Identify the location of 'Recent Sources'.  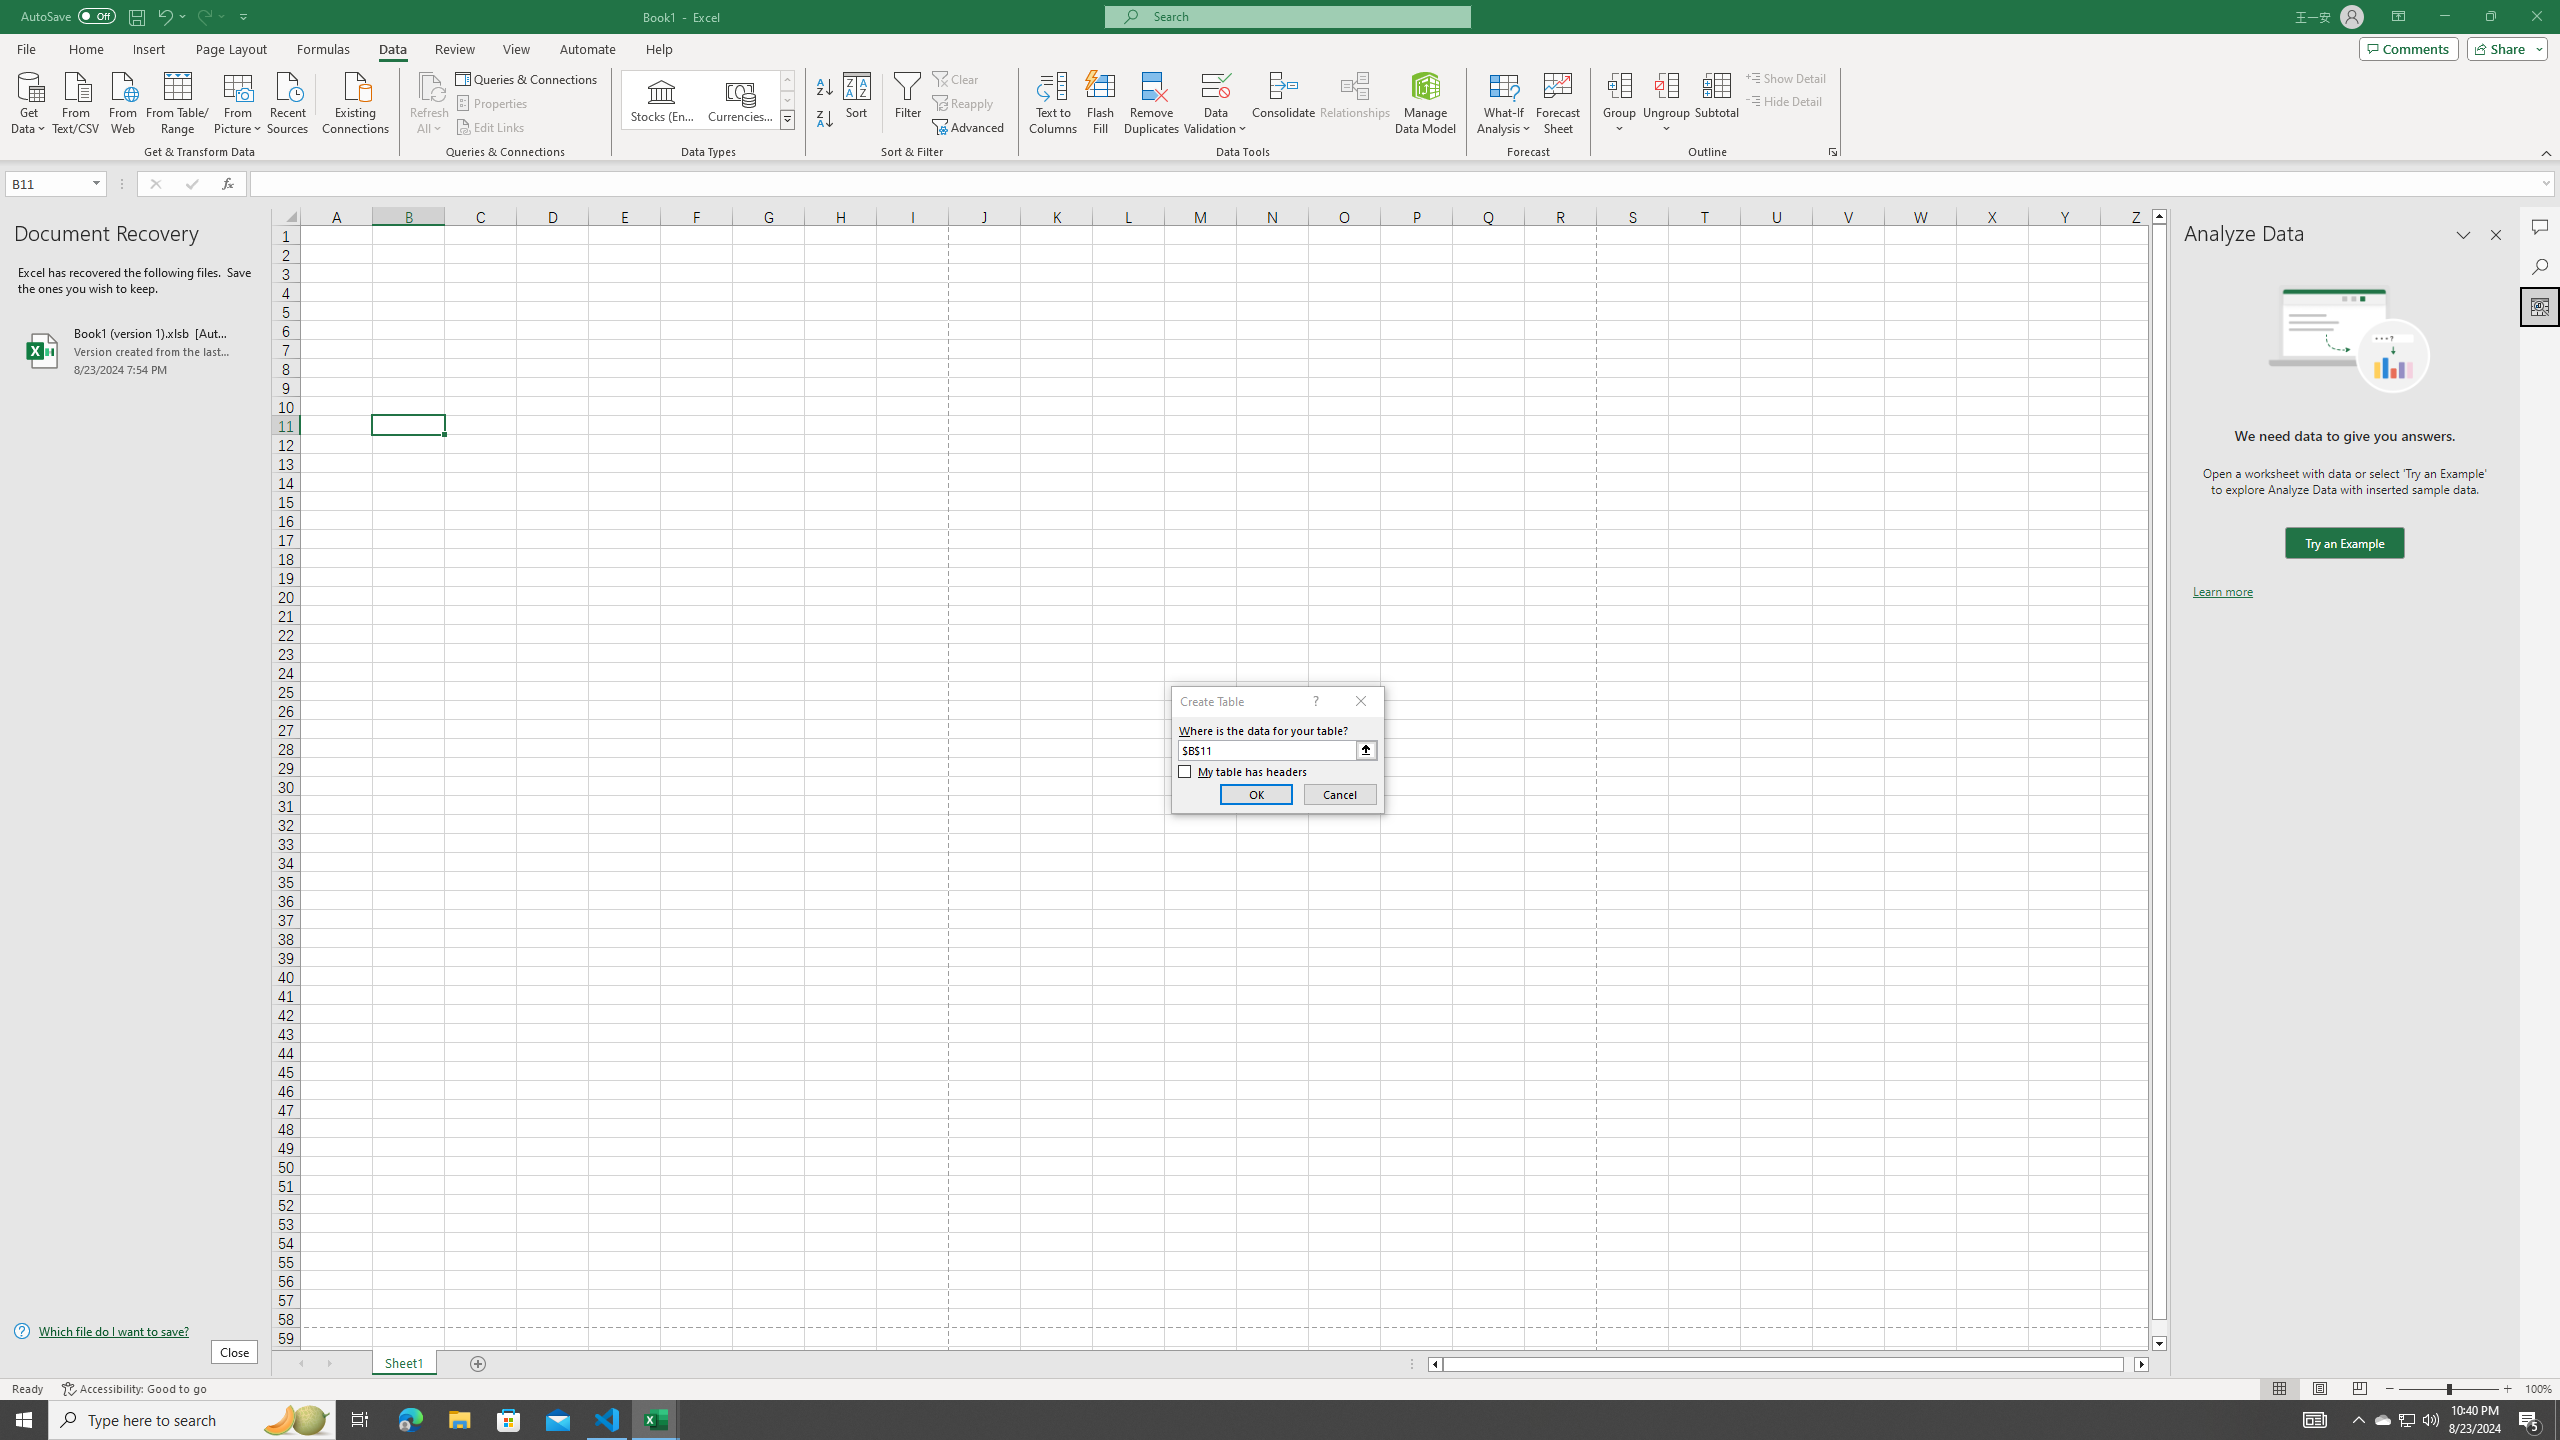
(288, 100).